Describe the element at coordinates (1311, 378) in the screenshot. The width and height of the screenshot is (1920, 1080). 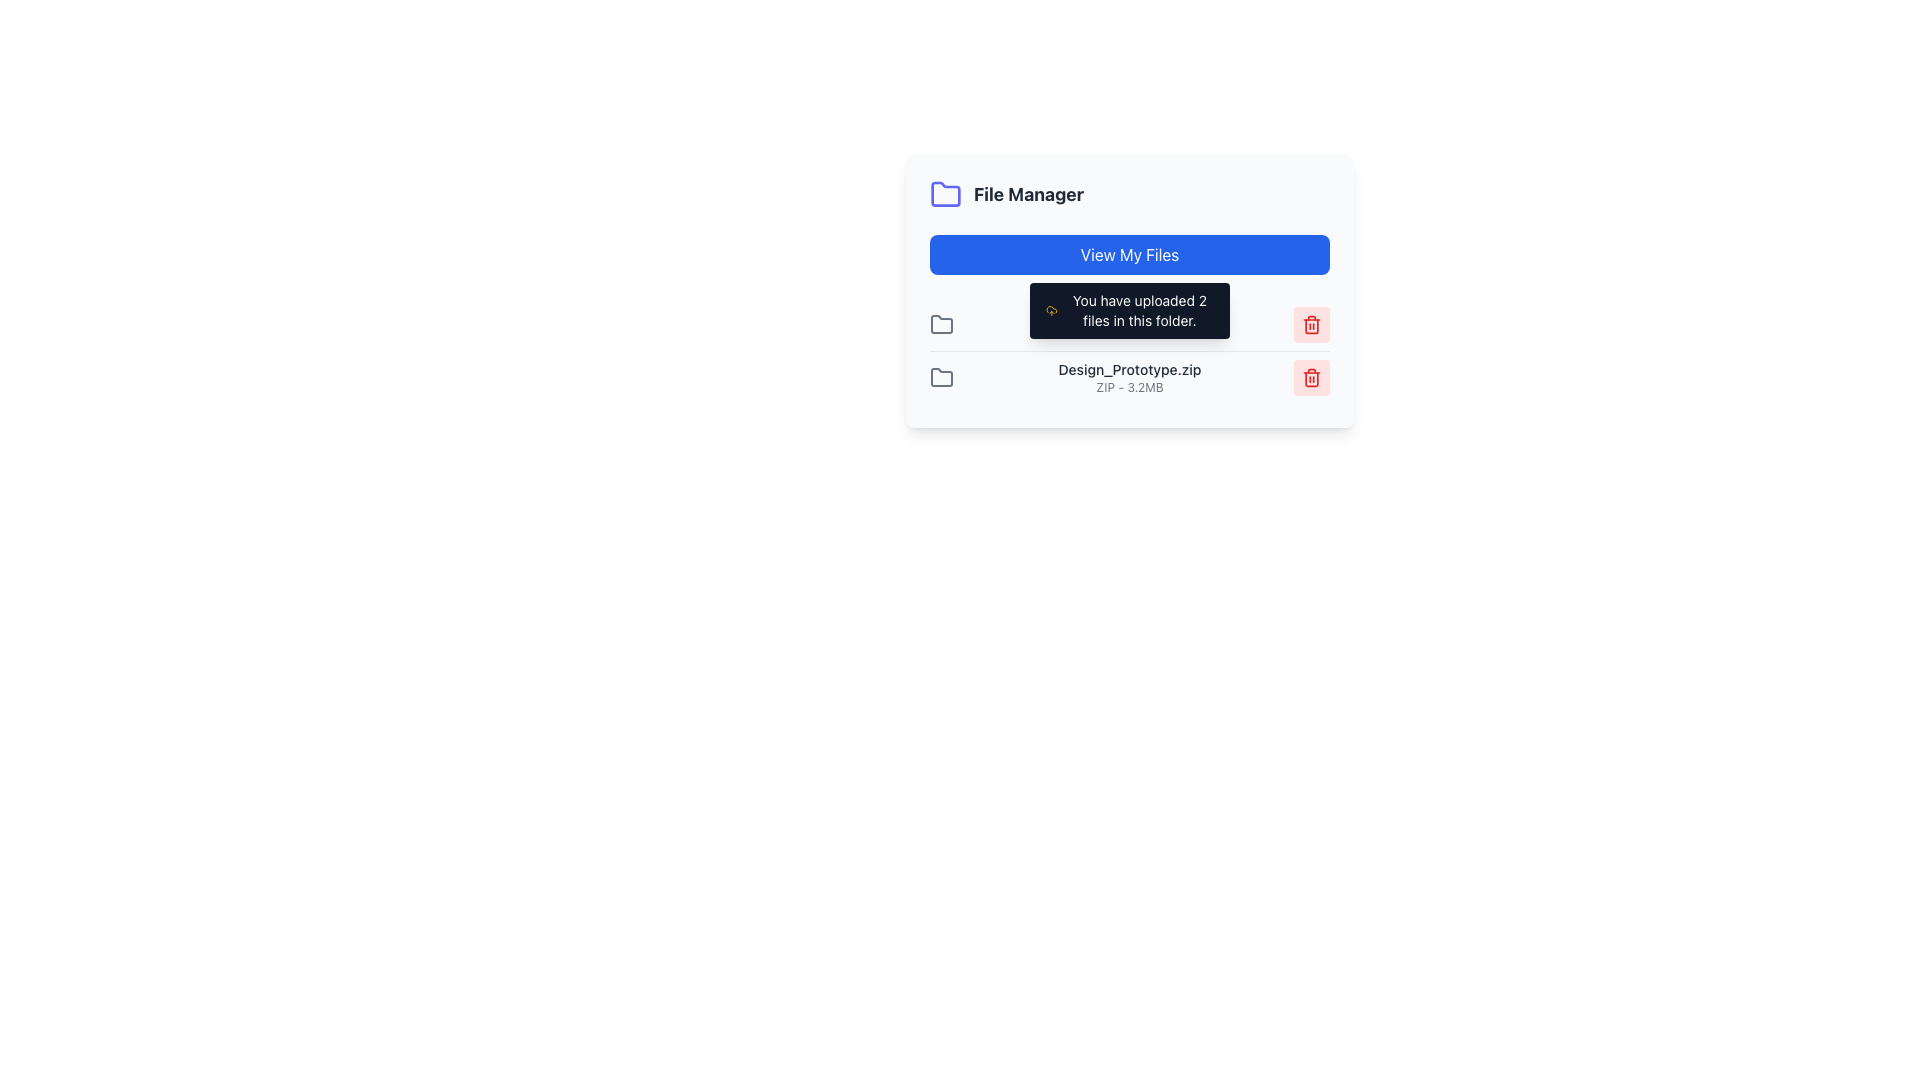
I see `the Trash Can icon located at the right end of the row for the file entry labeled 'Design_Prototype.zip'` at that location.